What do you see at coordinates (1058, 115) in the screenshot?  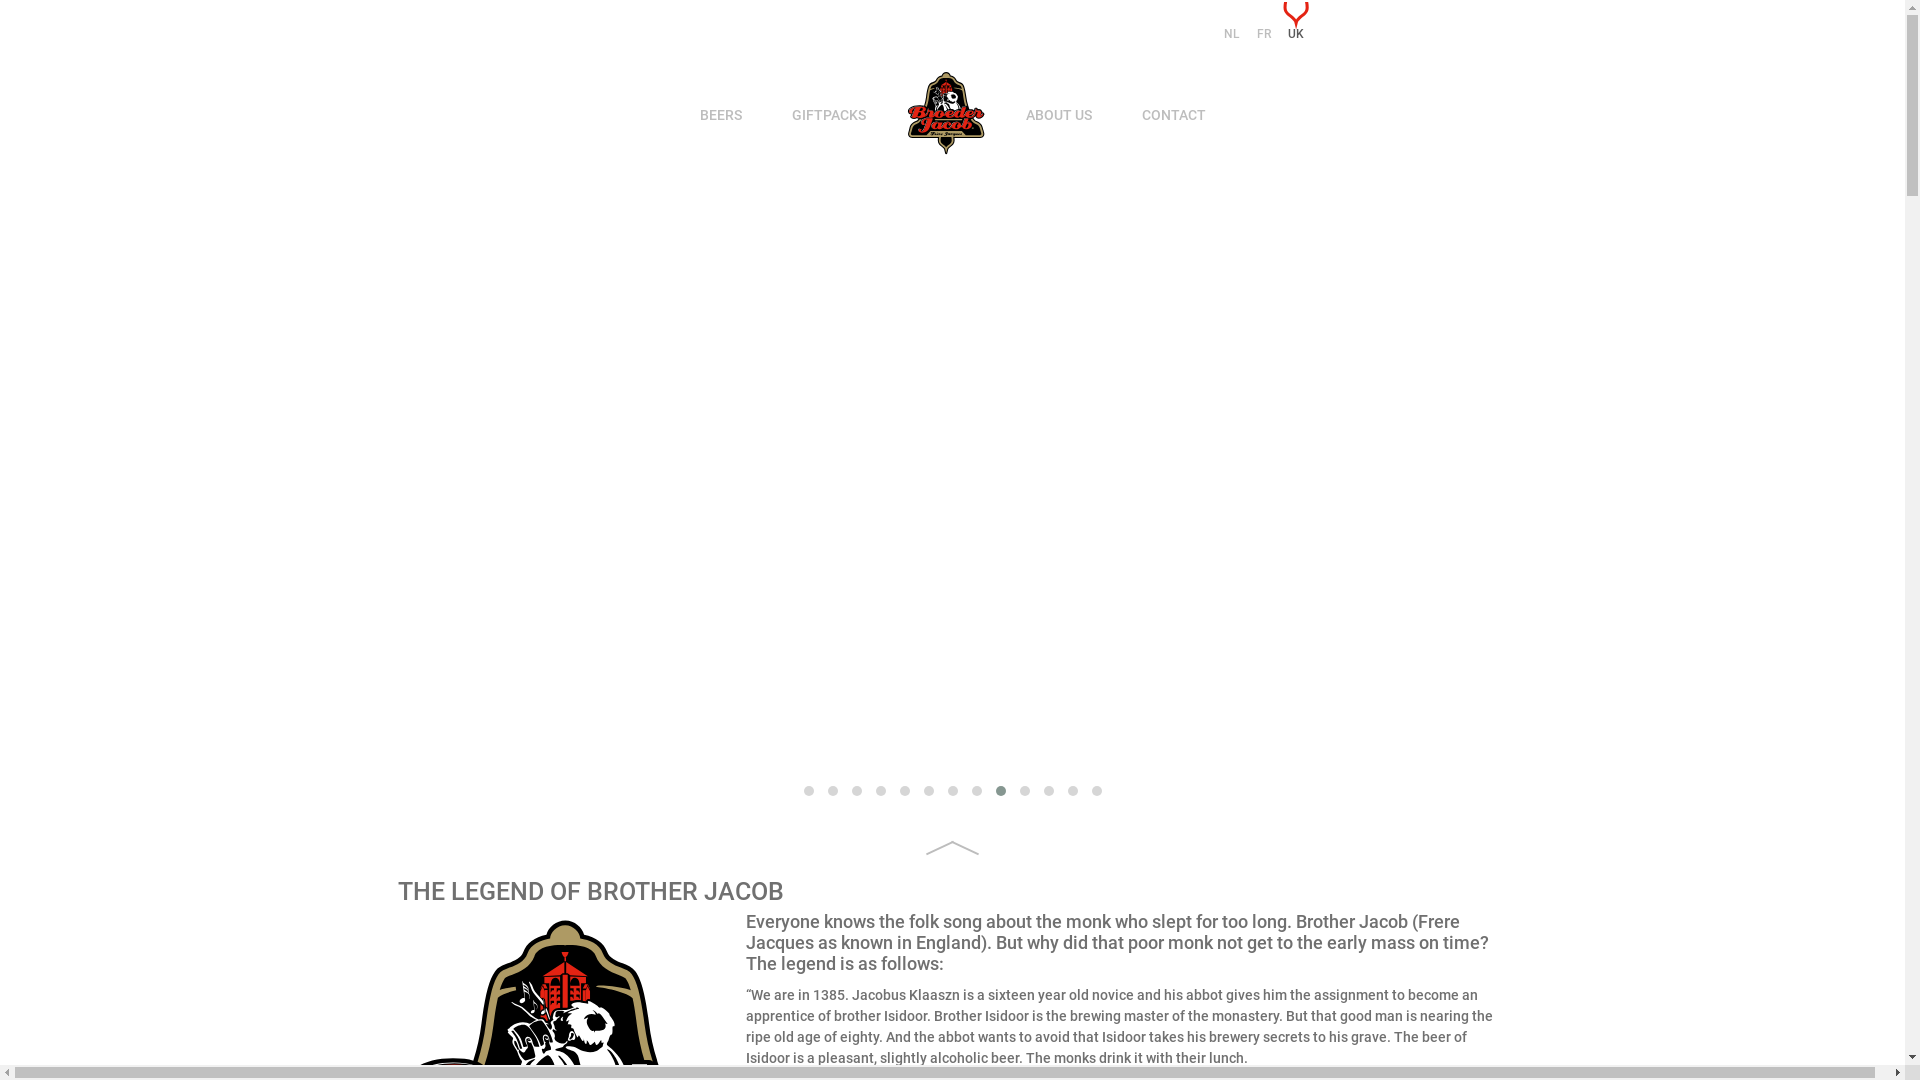 I see `'ABOUT US'` at bounding box center [1058, 115].